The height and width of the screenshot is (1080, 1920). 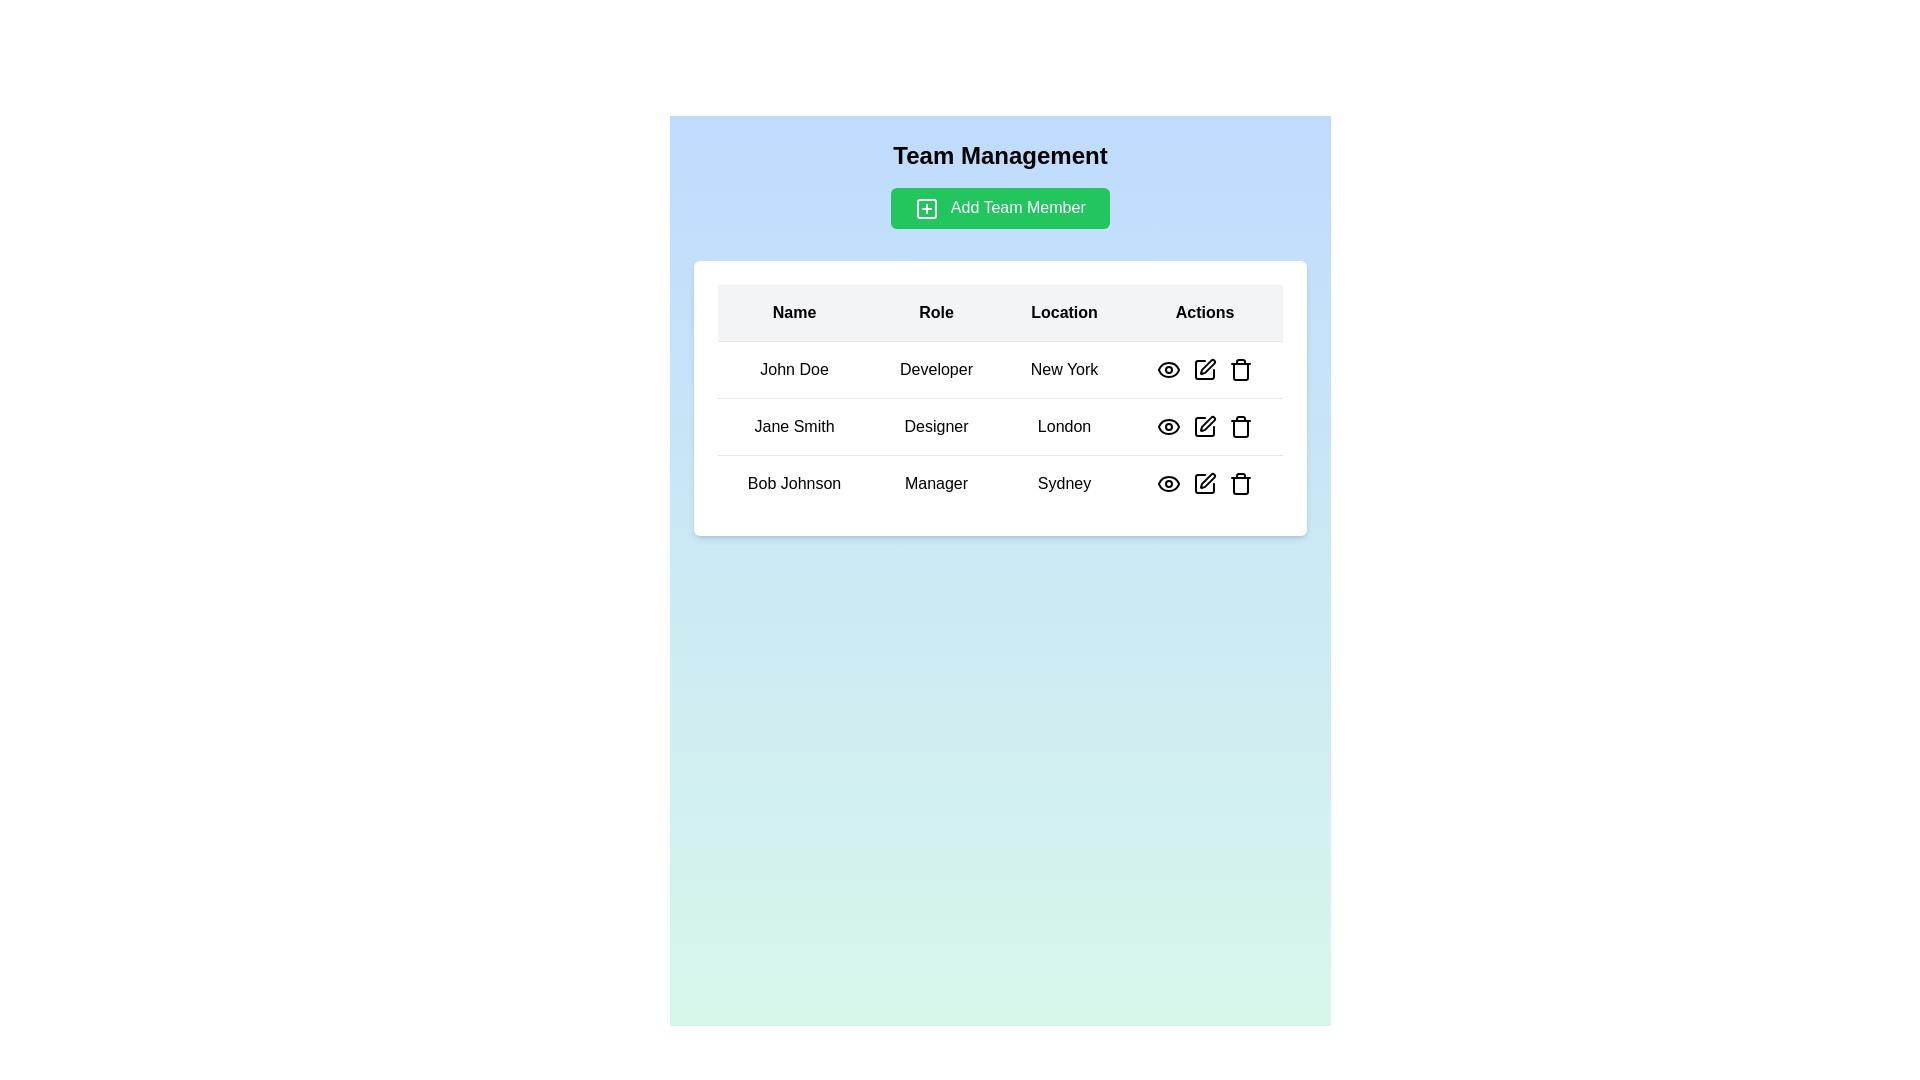 What do you see at coordinates (935, 425) in the screenshot?
I see `the text label displaying 'Designer' in the 'Role' column of the 'Team Management' data table for 'Jane Smith'` at bounding box center [935, 425].